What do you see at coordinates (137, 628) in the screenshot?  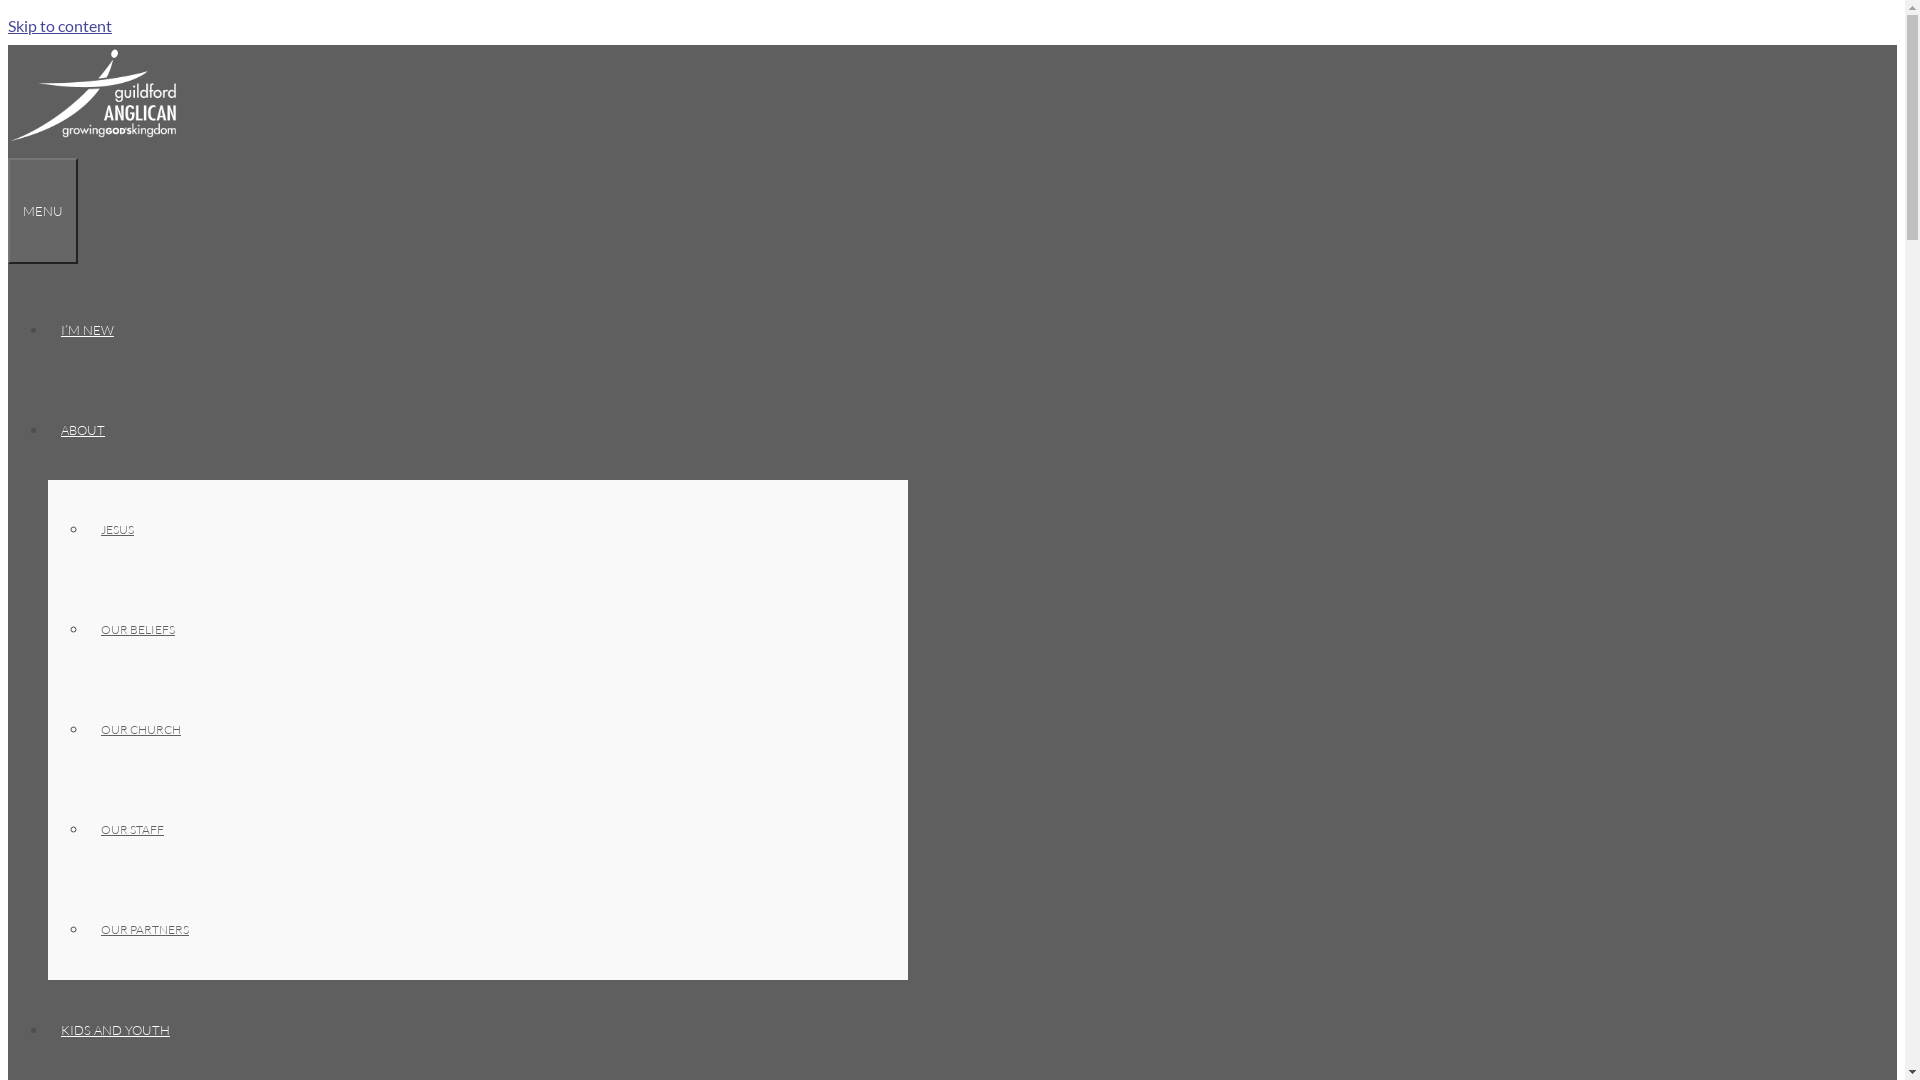 I see `'OUR BELIEFS'` at bounding box center [137, 628].